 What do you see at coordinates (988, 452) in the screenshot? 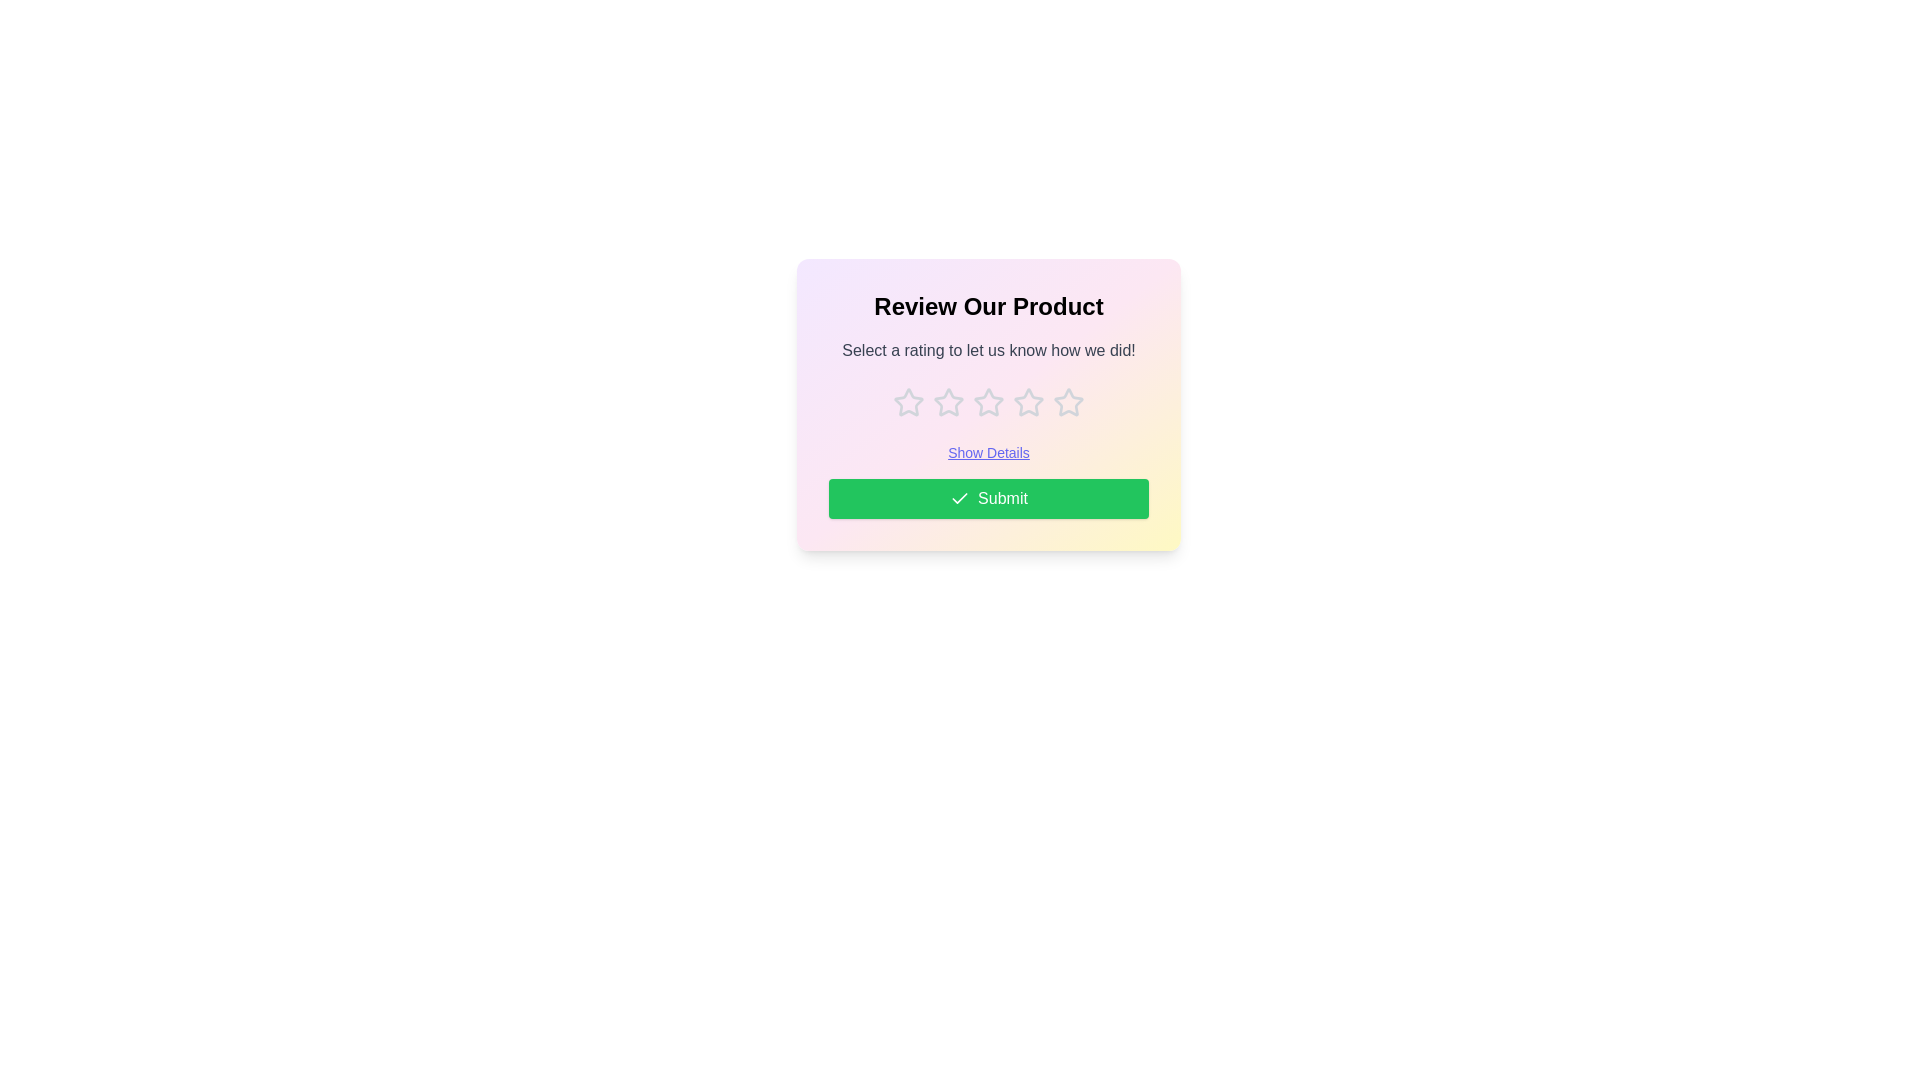
I see `the 'Show Details' button to toggle the visibility of the additional details` at bounding box center [988, 452].